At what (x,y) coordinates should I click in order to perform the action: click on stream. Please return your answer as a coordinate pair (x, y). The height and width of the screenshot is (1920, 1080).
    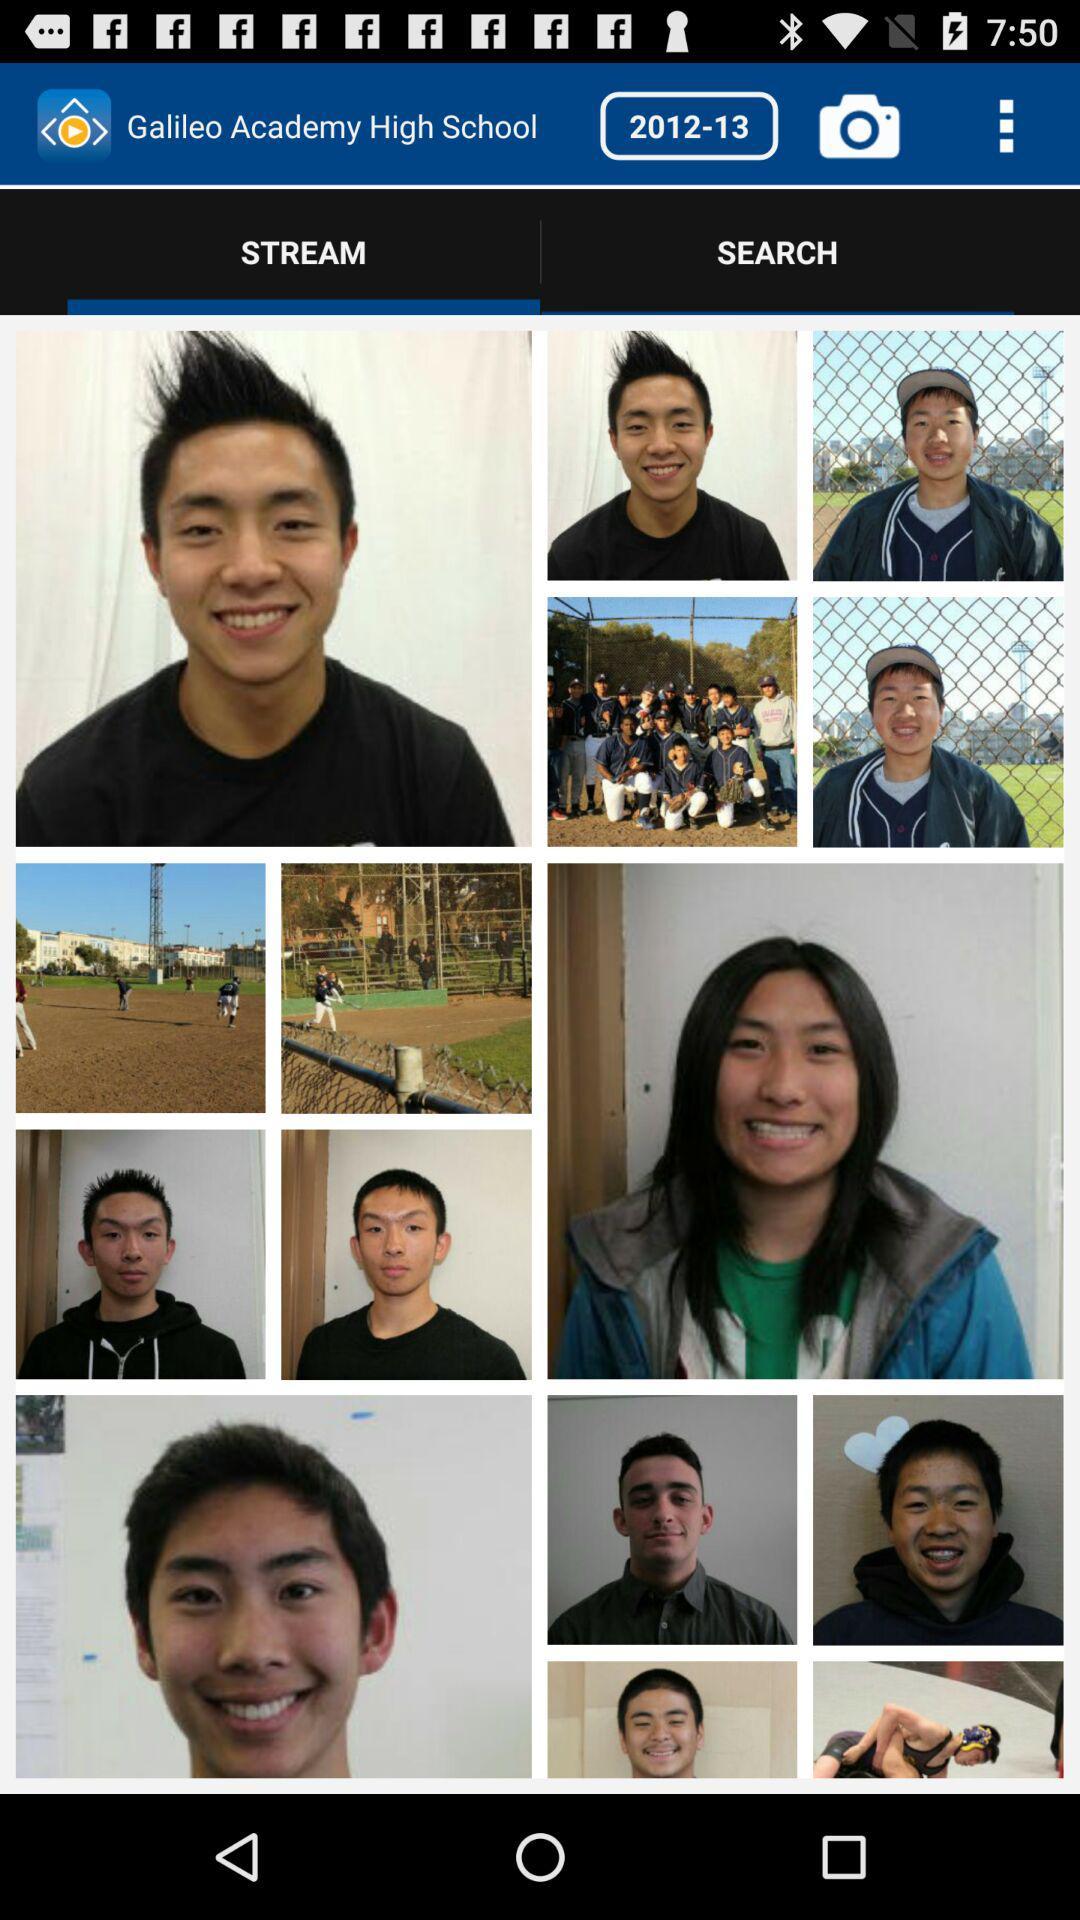
    Looking at the image, I should click on (938, 989).